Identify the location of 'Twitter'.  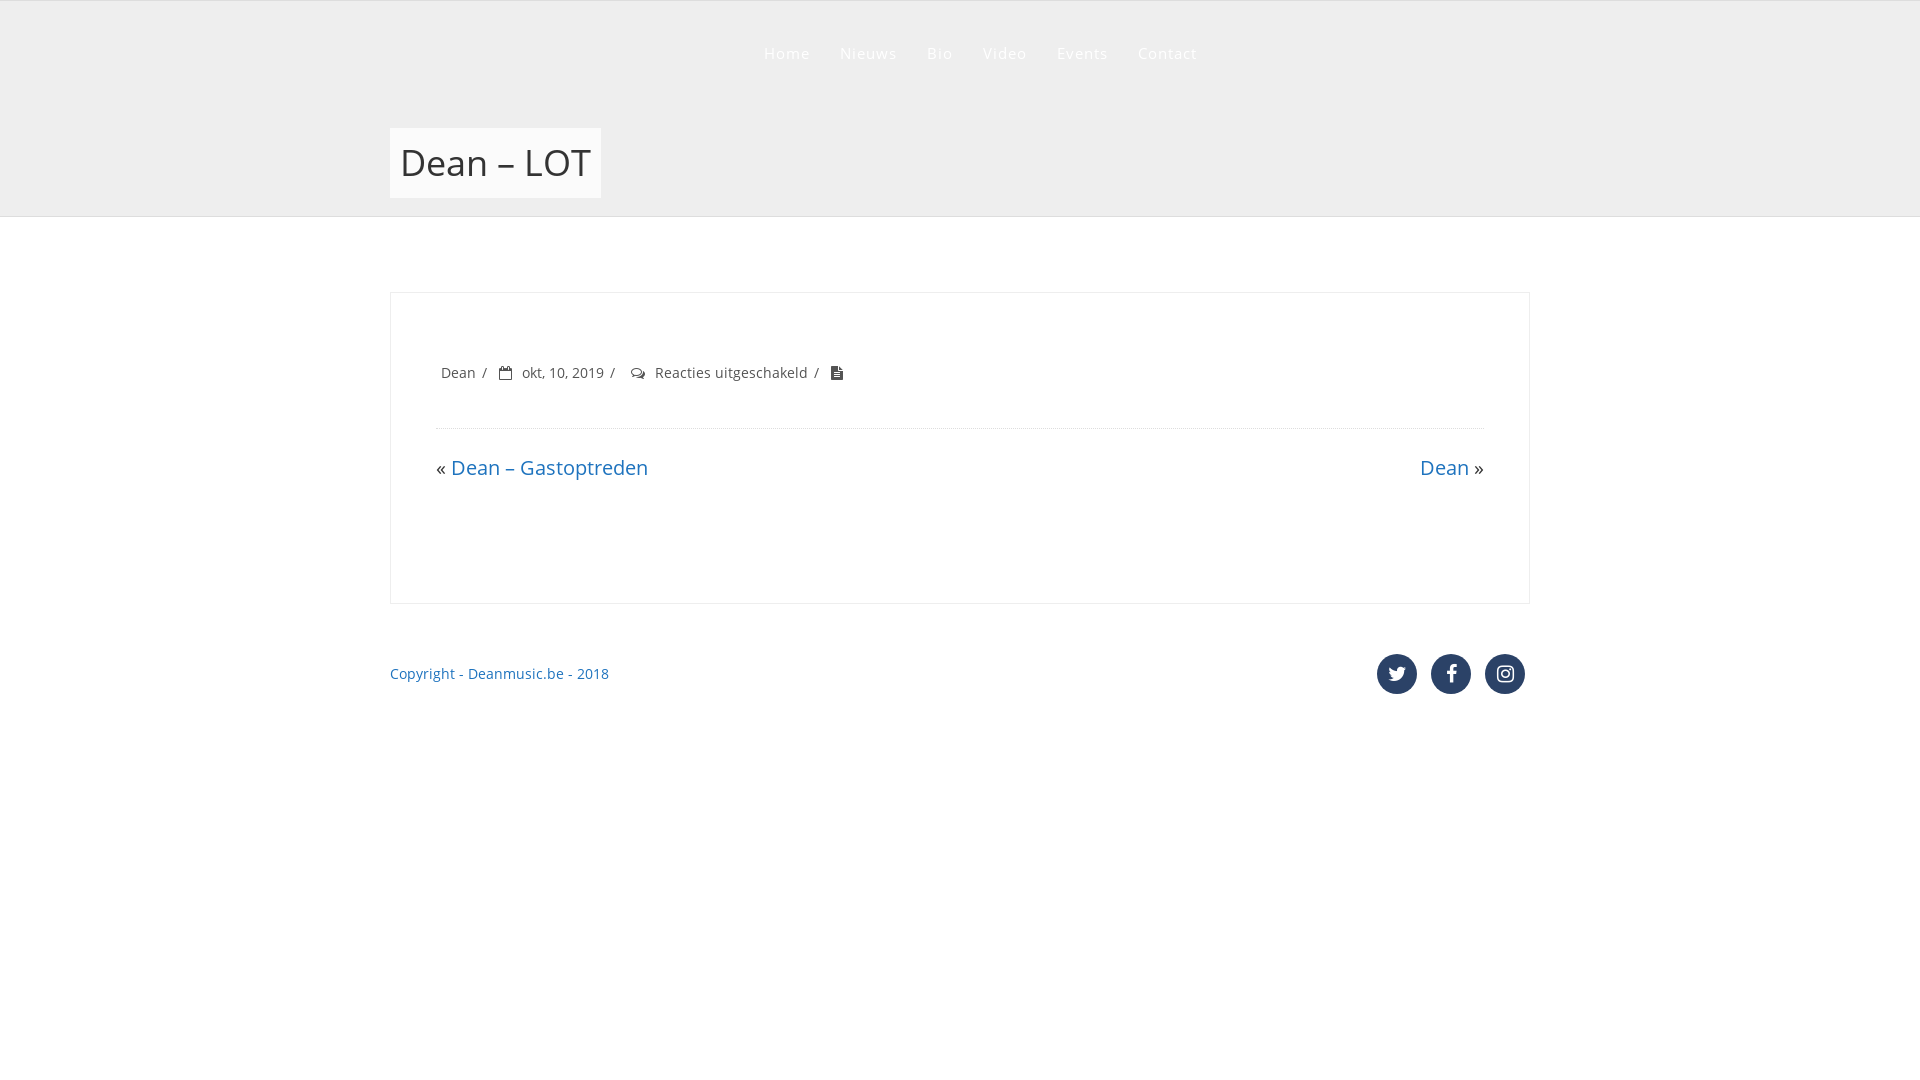
(1395, 674).